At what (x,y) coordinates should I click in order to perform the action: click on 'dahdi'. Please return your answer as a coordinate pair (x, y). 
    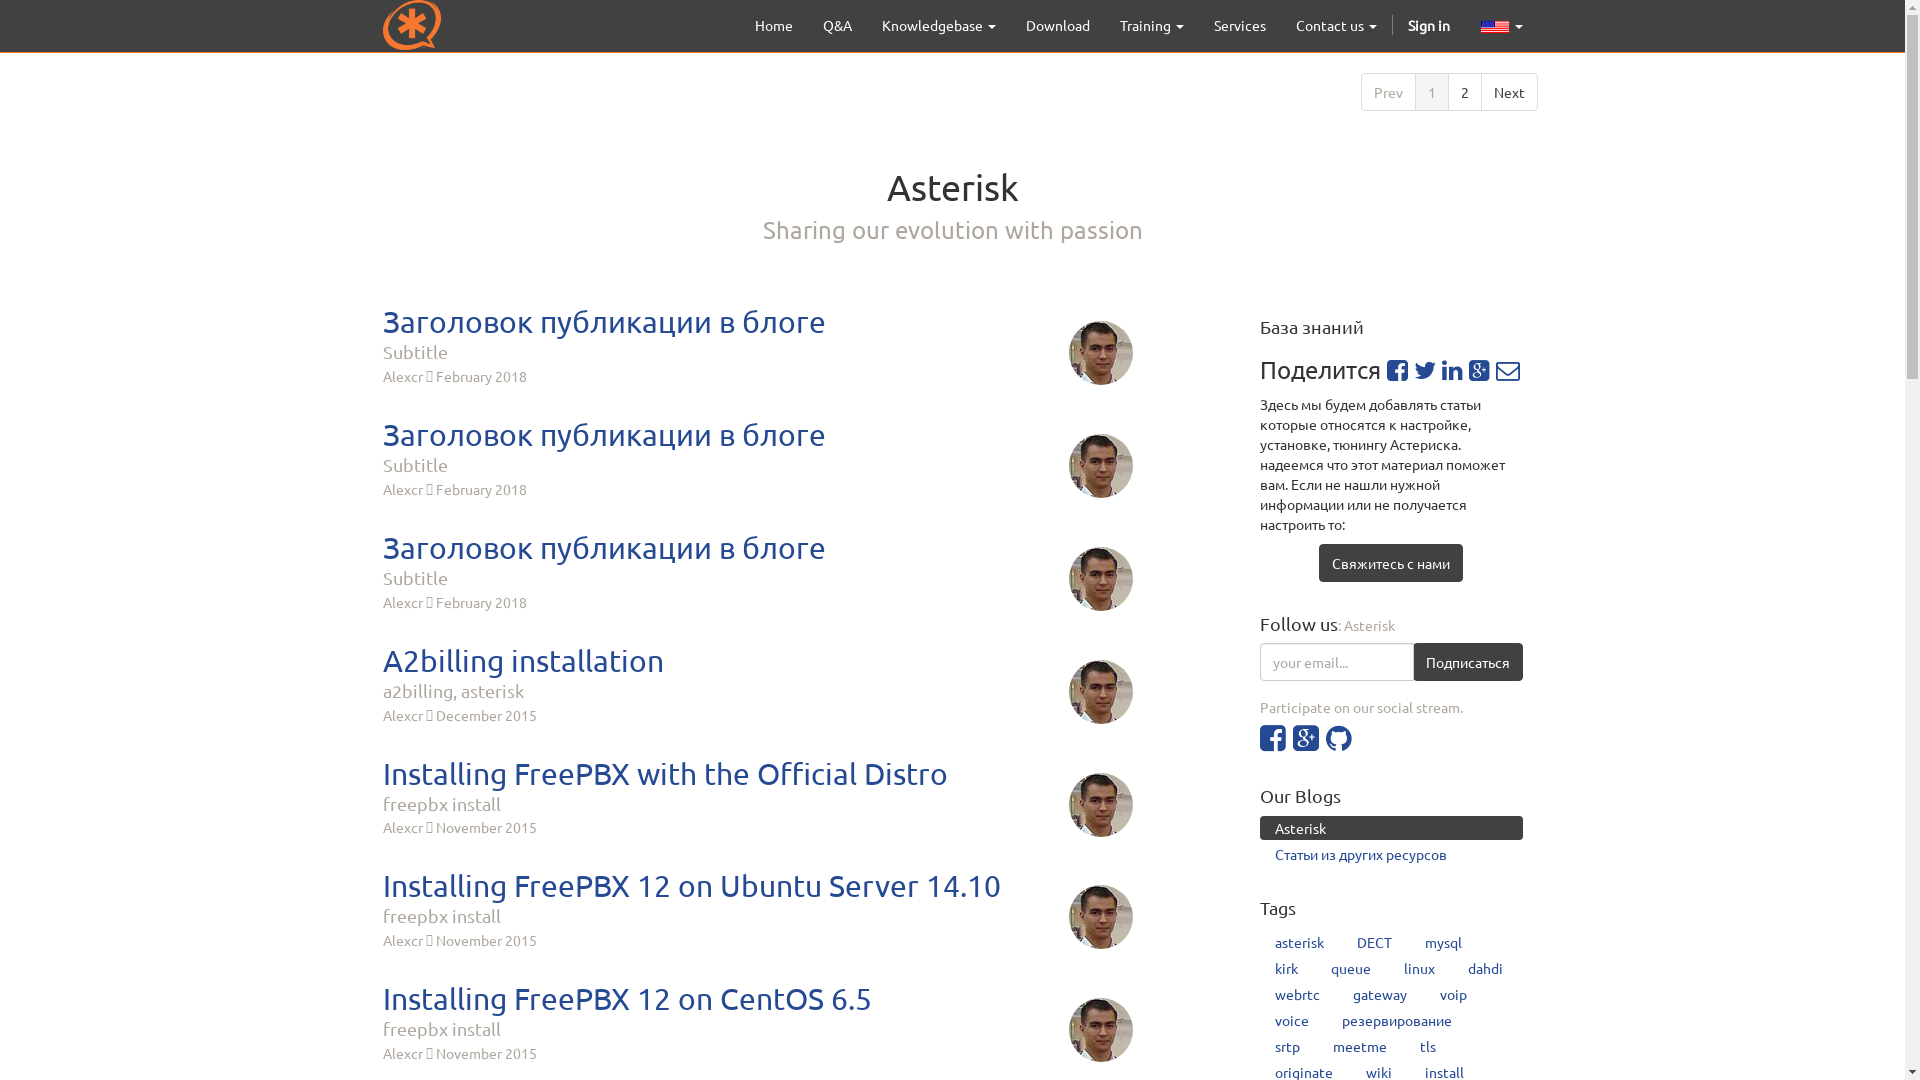
    Looking at the image, I should click on (1485, 967).